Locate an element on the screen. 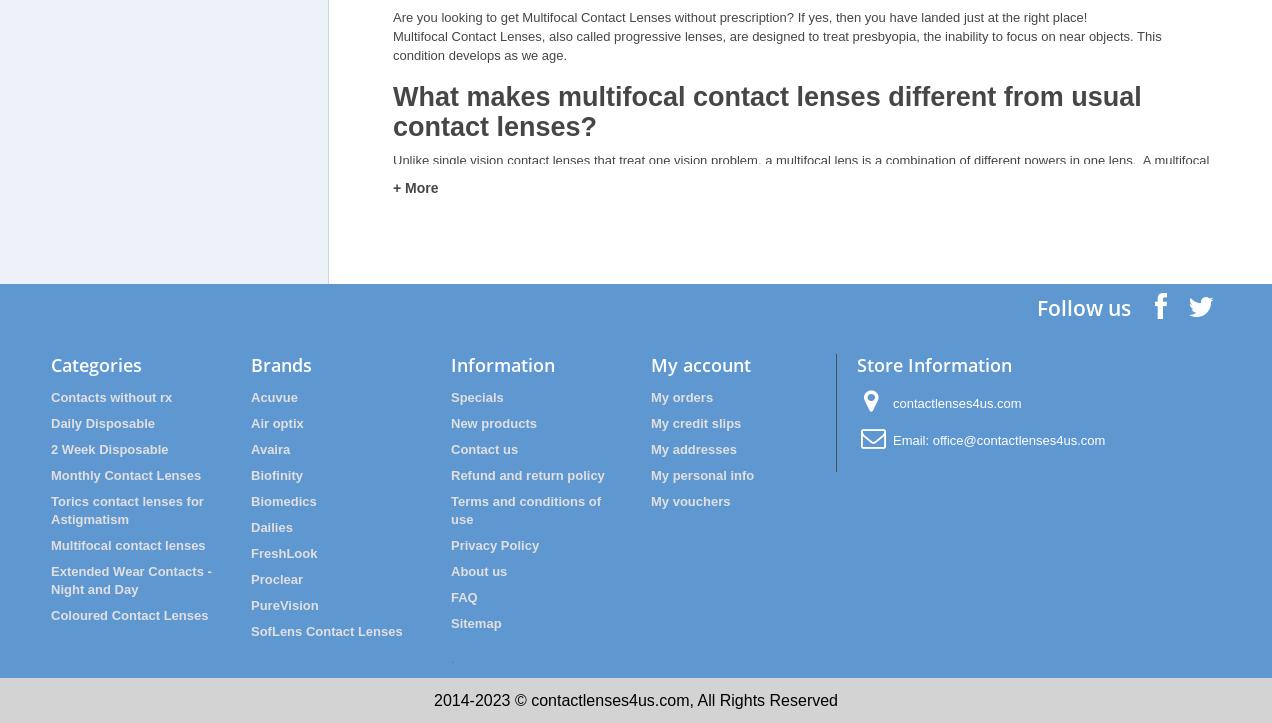  'Are you looking to get Multifocal Contact Lenses without prescription? If yes, then you have landed just at the right place!' is located at coordinates (393, 16).